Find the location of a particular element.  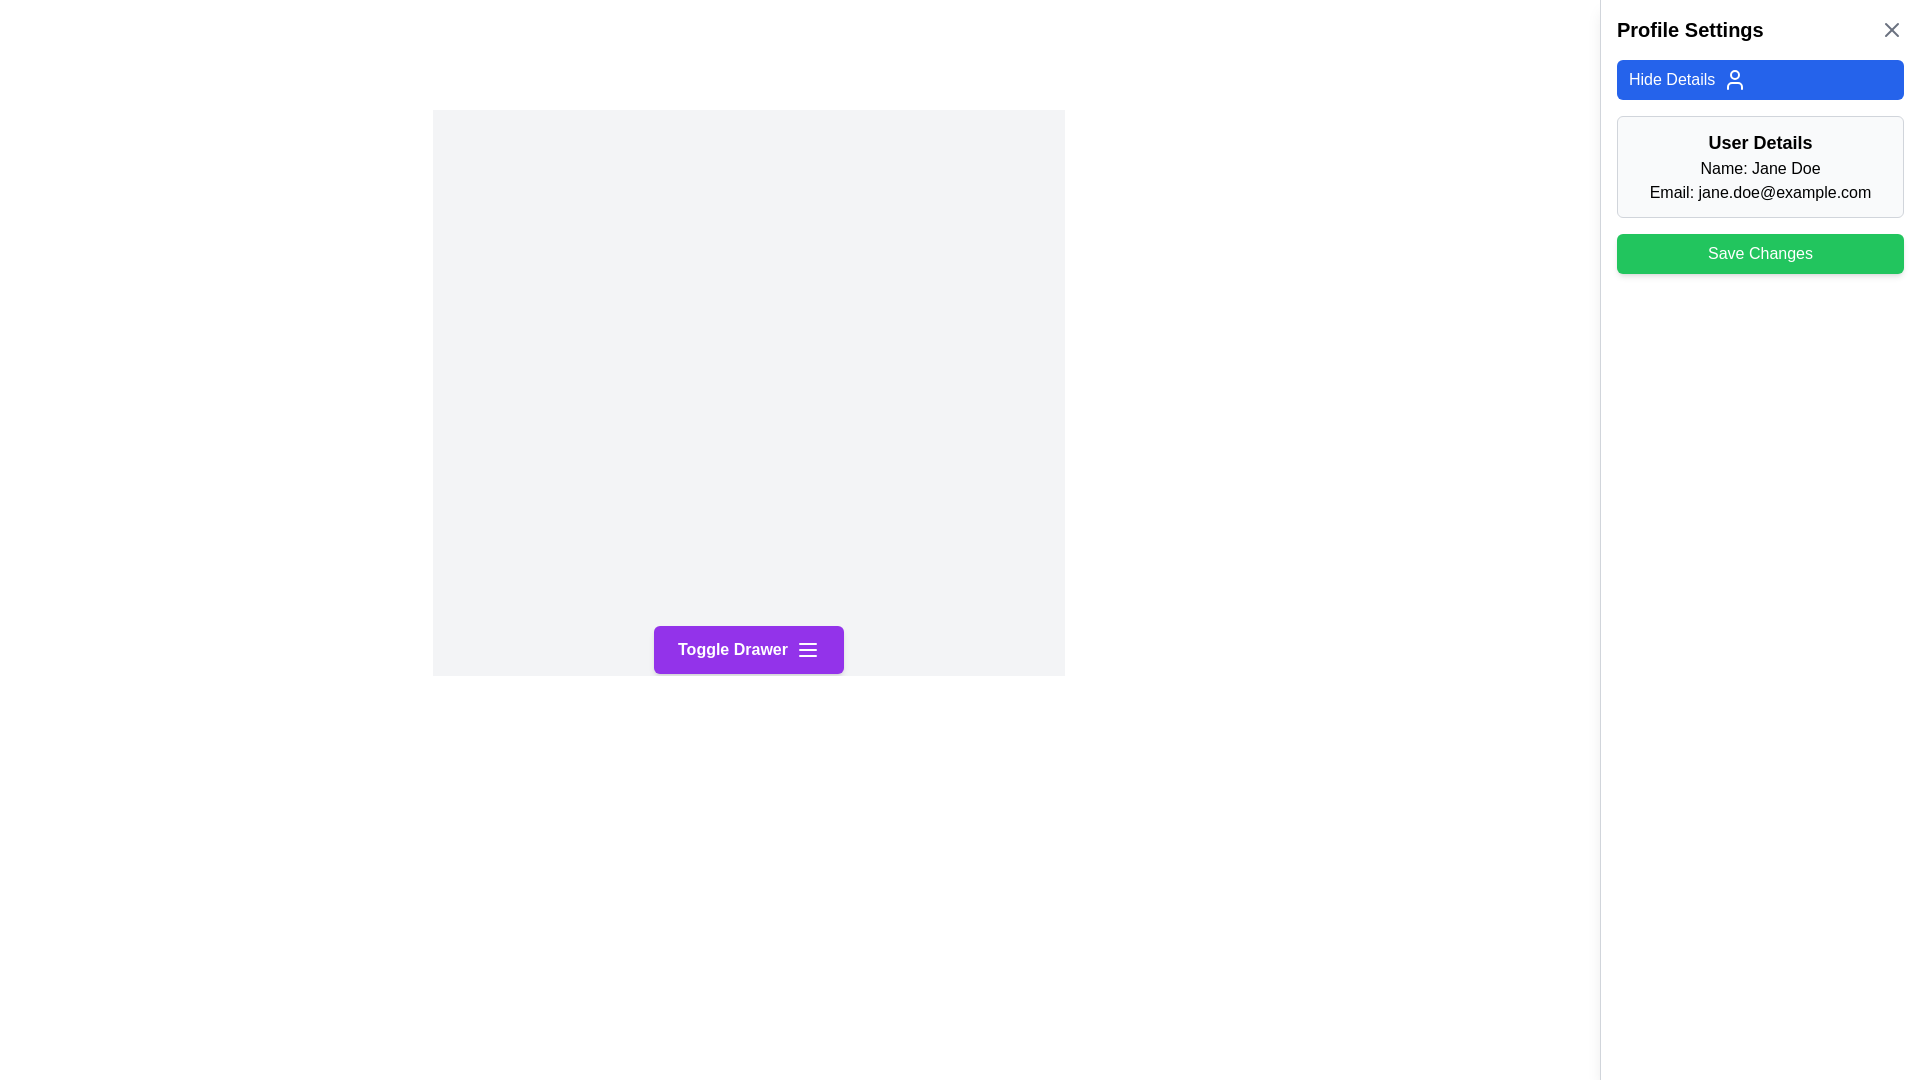

the decorative icon located within the blue 'Hide Details' button at the top of the profile settings sidebar is located at coordinates (1734, 79).